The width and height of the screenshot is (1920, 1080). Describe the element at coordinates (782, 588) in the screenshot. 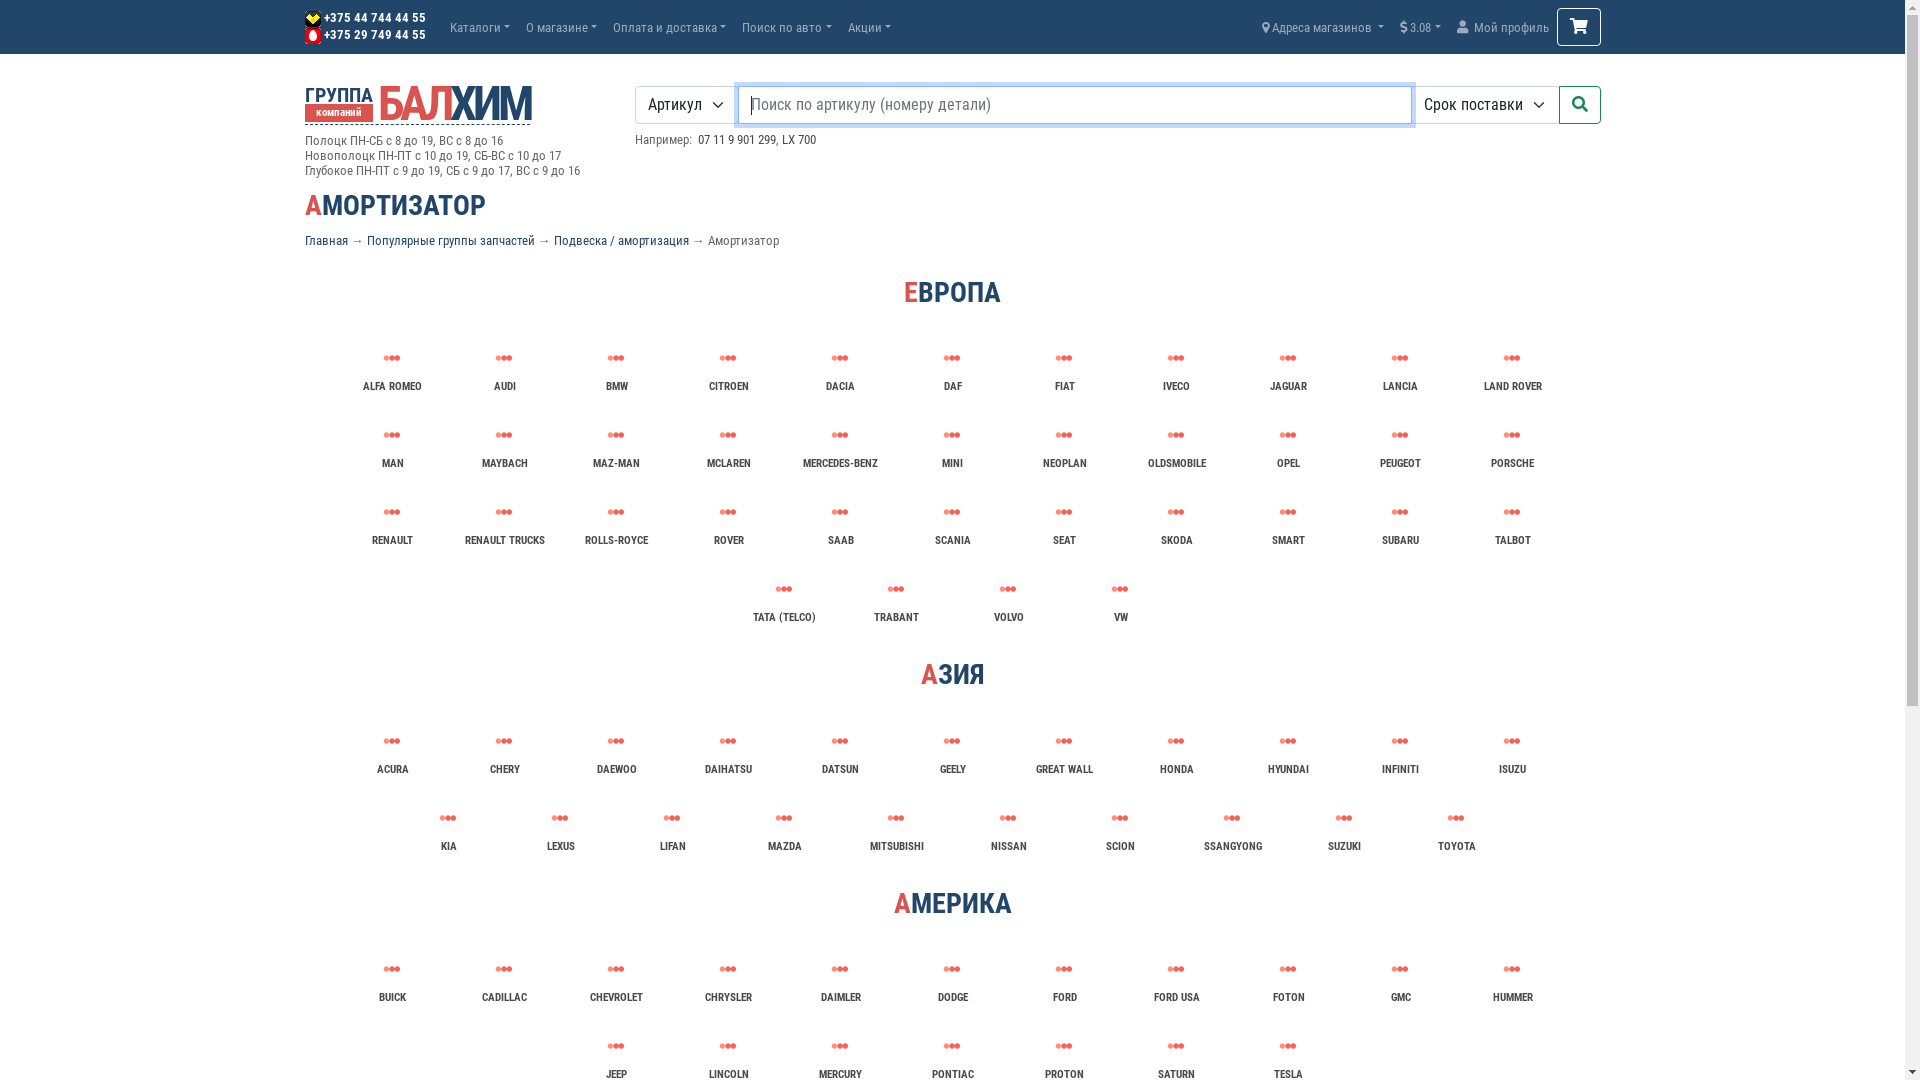

I see `'TATA (TELCO)'` at that location.